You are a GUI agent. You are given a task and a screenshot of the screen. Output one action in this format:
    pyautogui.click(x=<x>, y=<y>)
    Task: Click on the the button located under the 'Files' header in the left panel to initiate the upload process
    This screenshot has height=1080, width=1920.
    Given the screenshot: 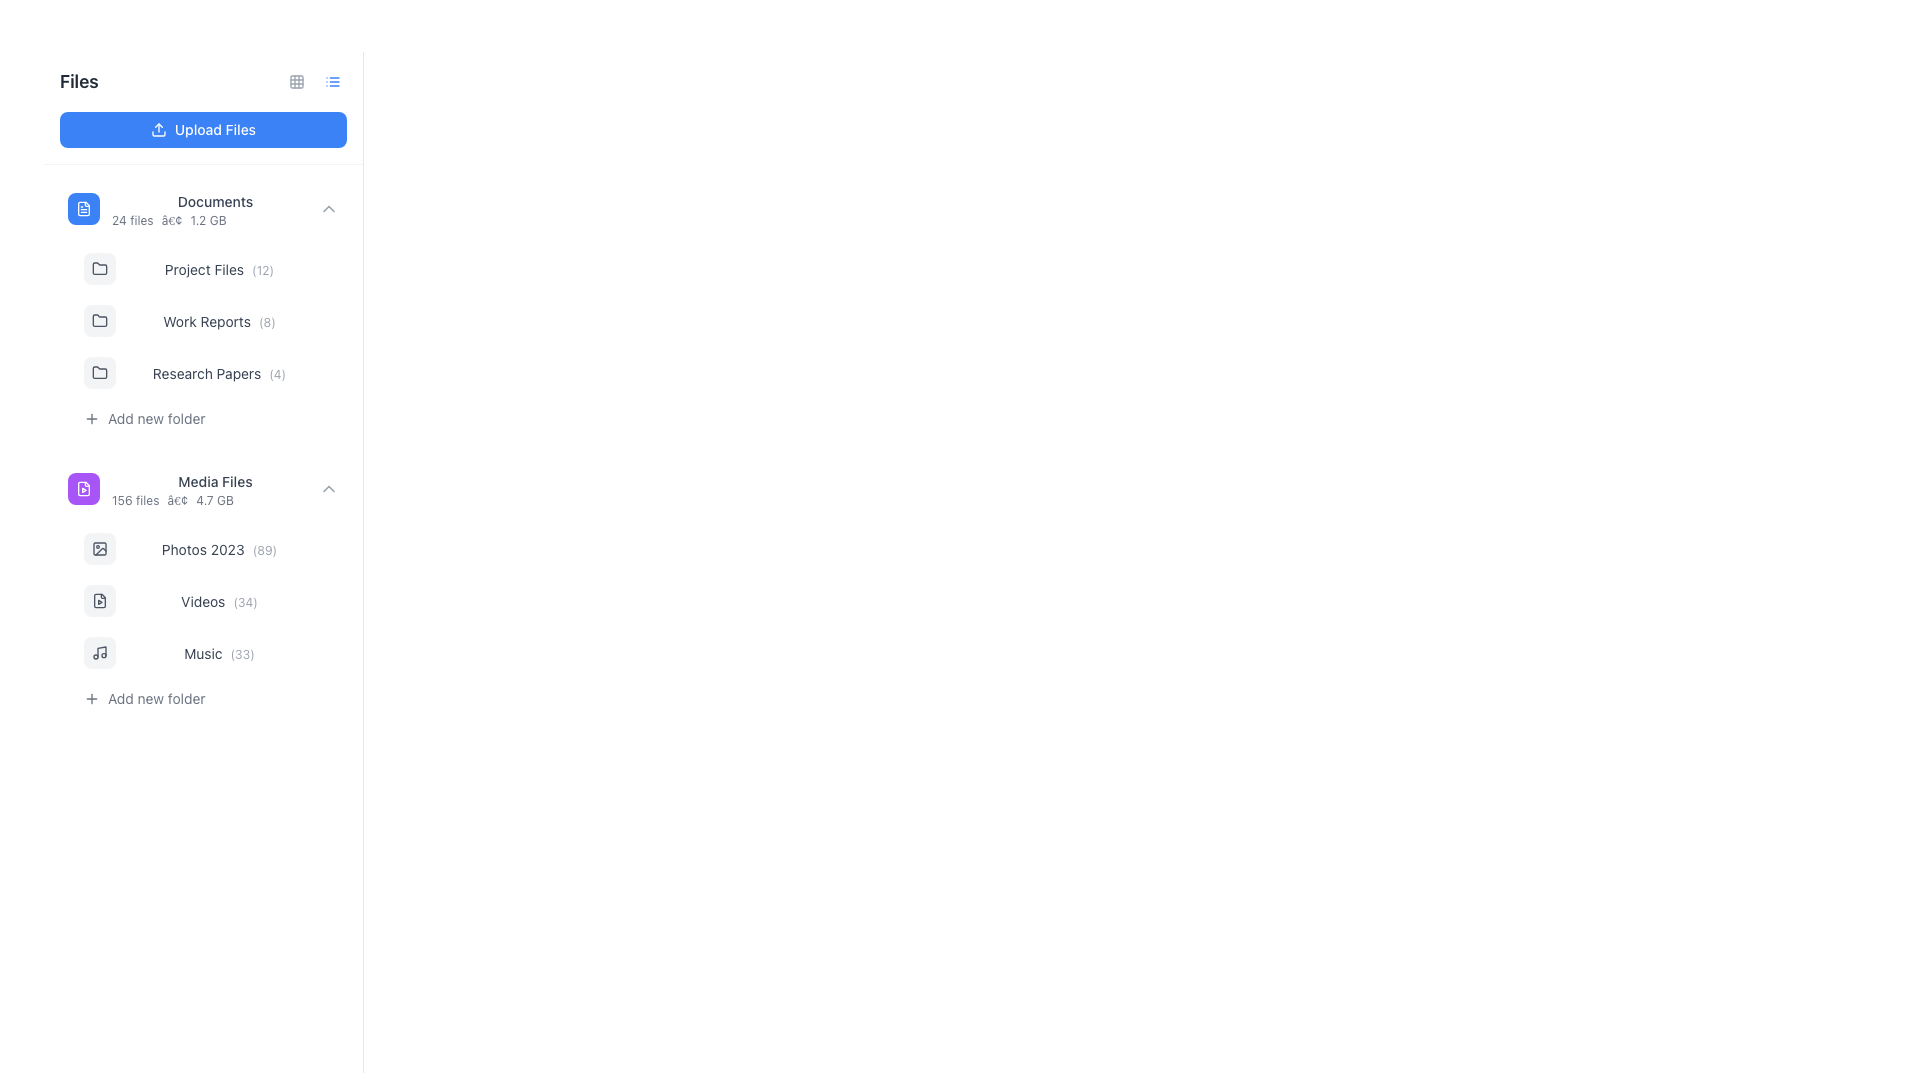 What is the action you would take?
    pyautogui.click(x=203, y=130)
    